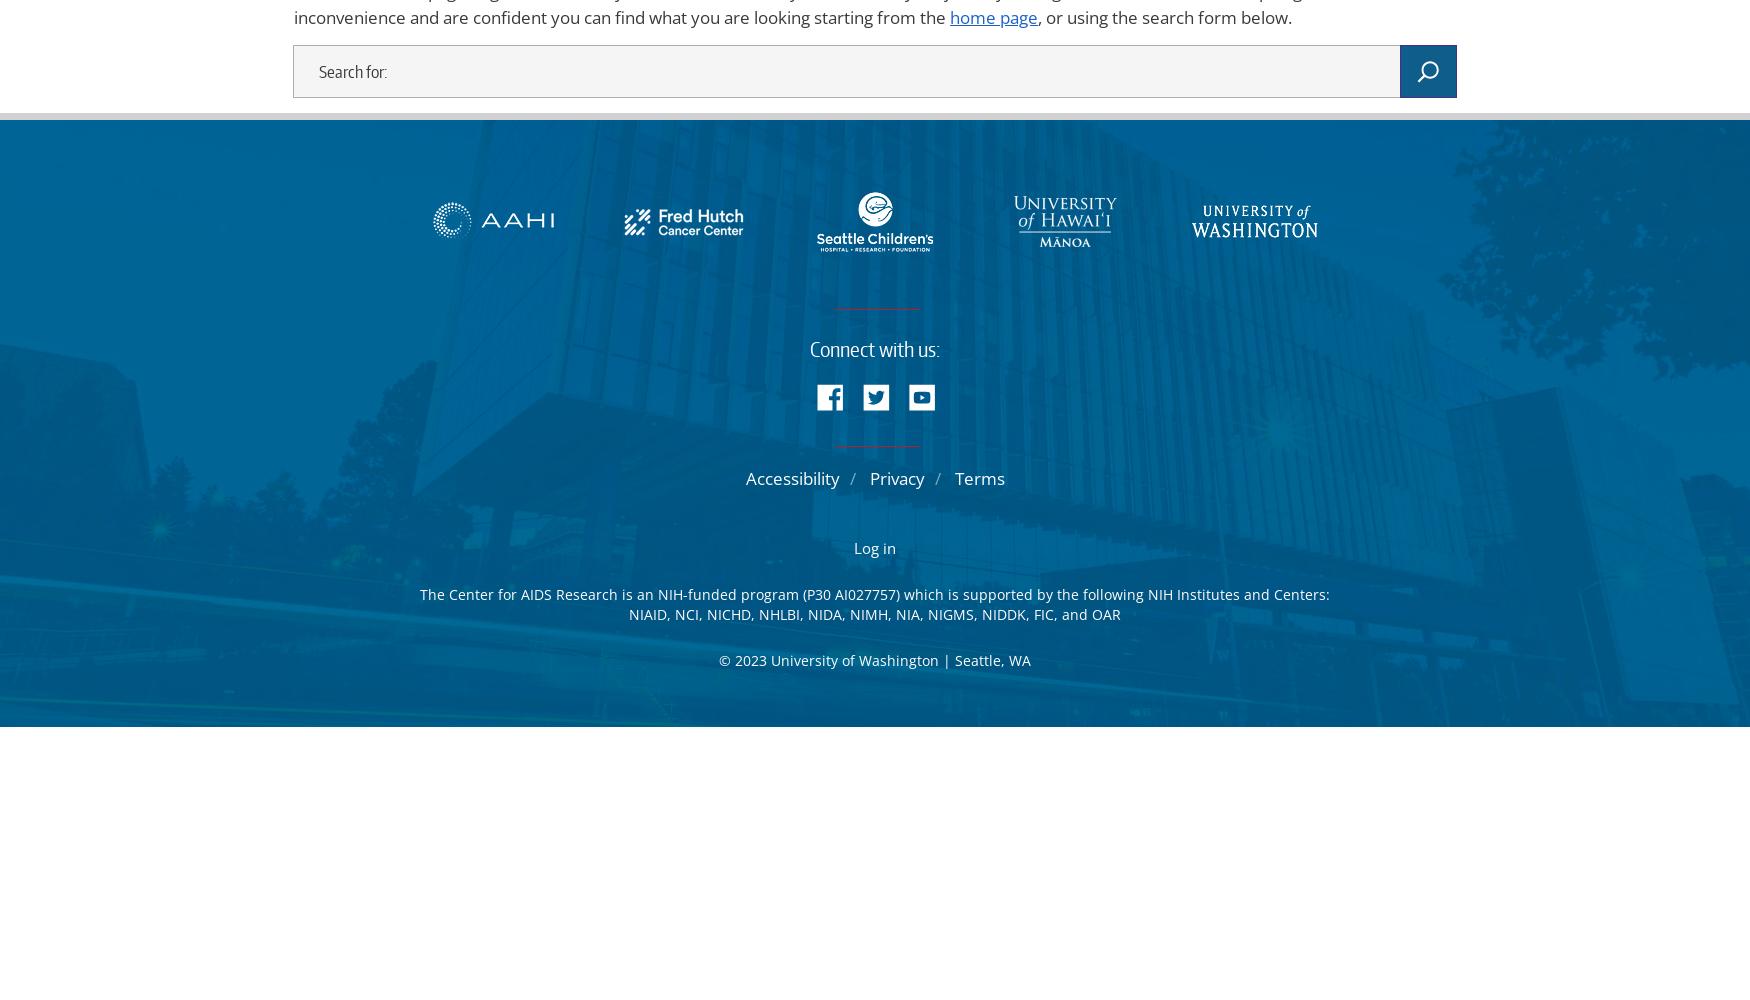 This screenshot has width=1750, height=1000. What do you see at coordinates (1043, 612) in the screenshot?
I see `'FIC'` at bounding box center [1043, 612].